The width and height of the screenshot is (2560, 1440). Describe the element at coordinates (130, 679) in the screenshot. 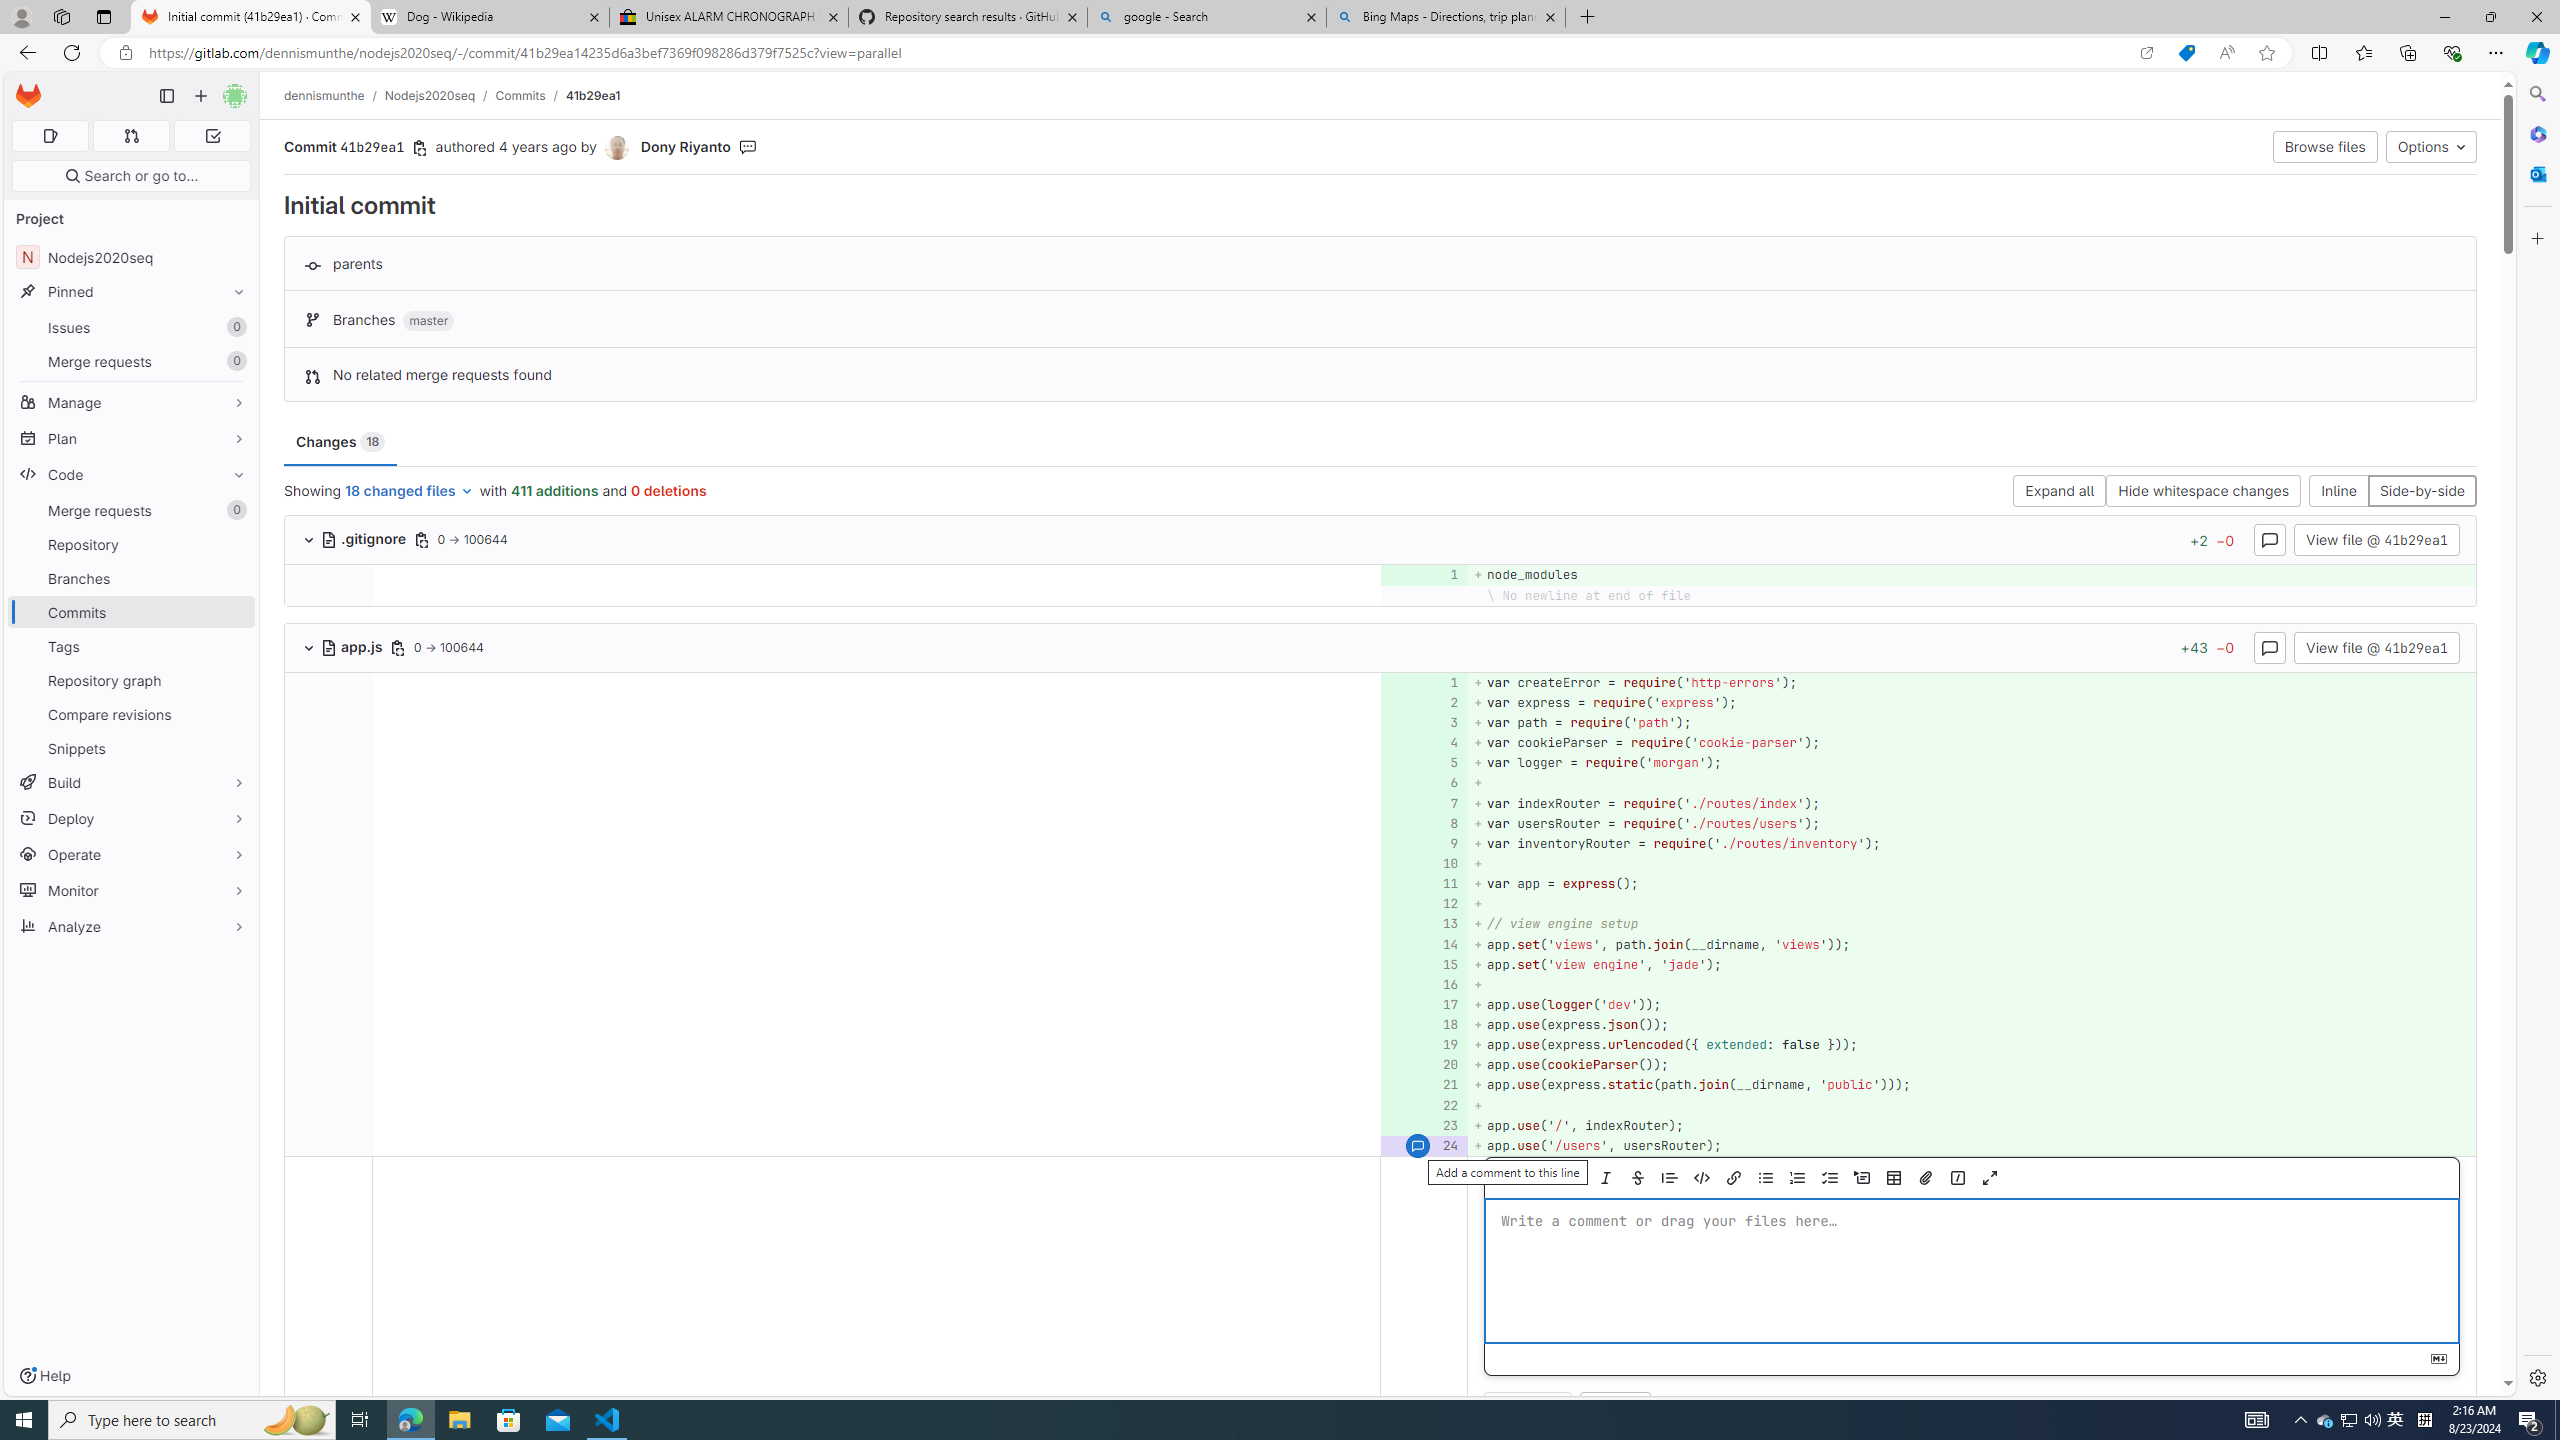

I see `'Repository graph'` at that location.